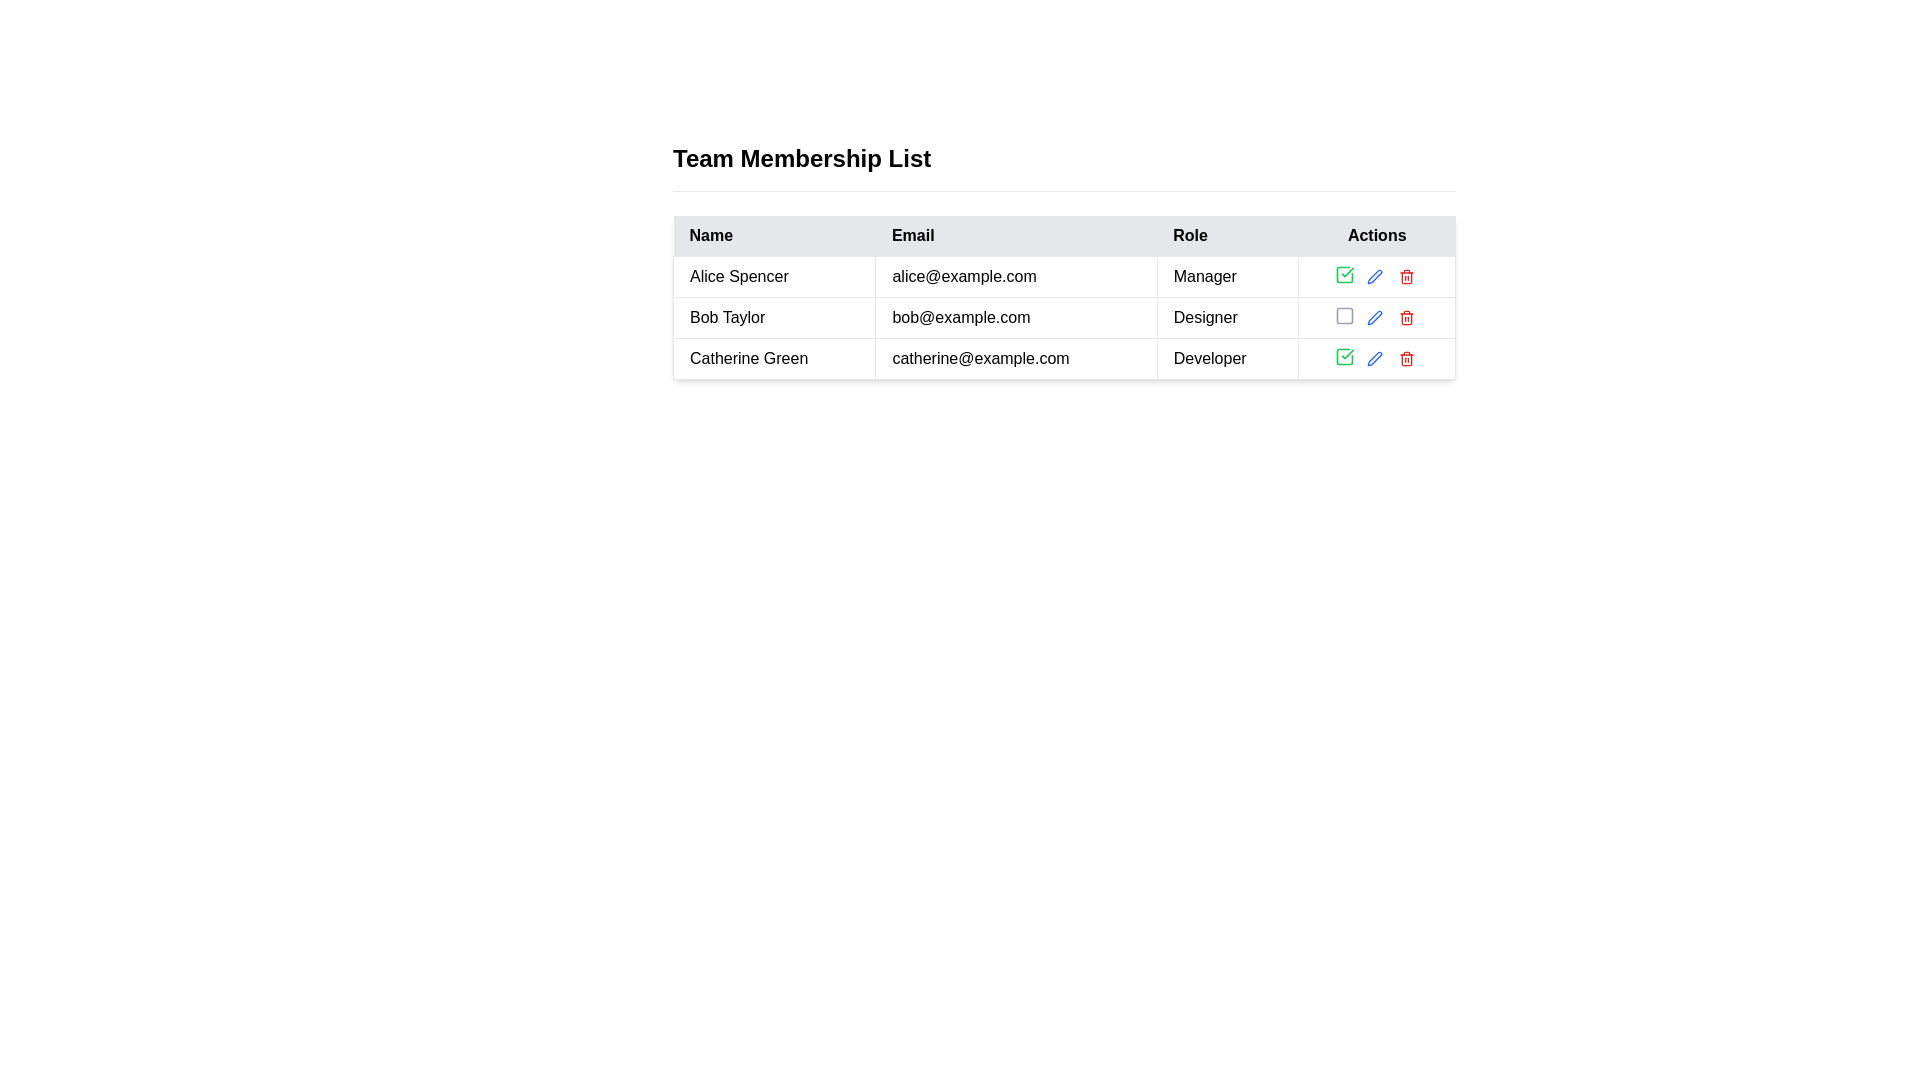 The height and width of the screenshot is (1080, 1920). I want to click on the table cell located in the fourth column and second row, under the 'Actions' header, adjacent to 'Bob Taylor - Designer', so click(1376, 316).